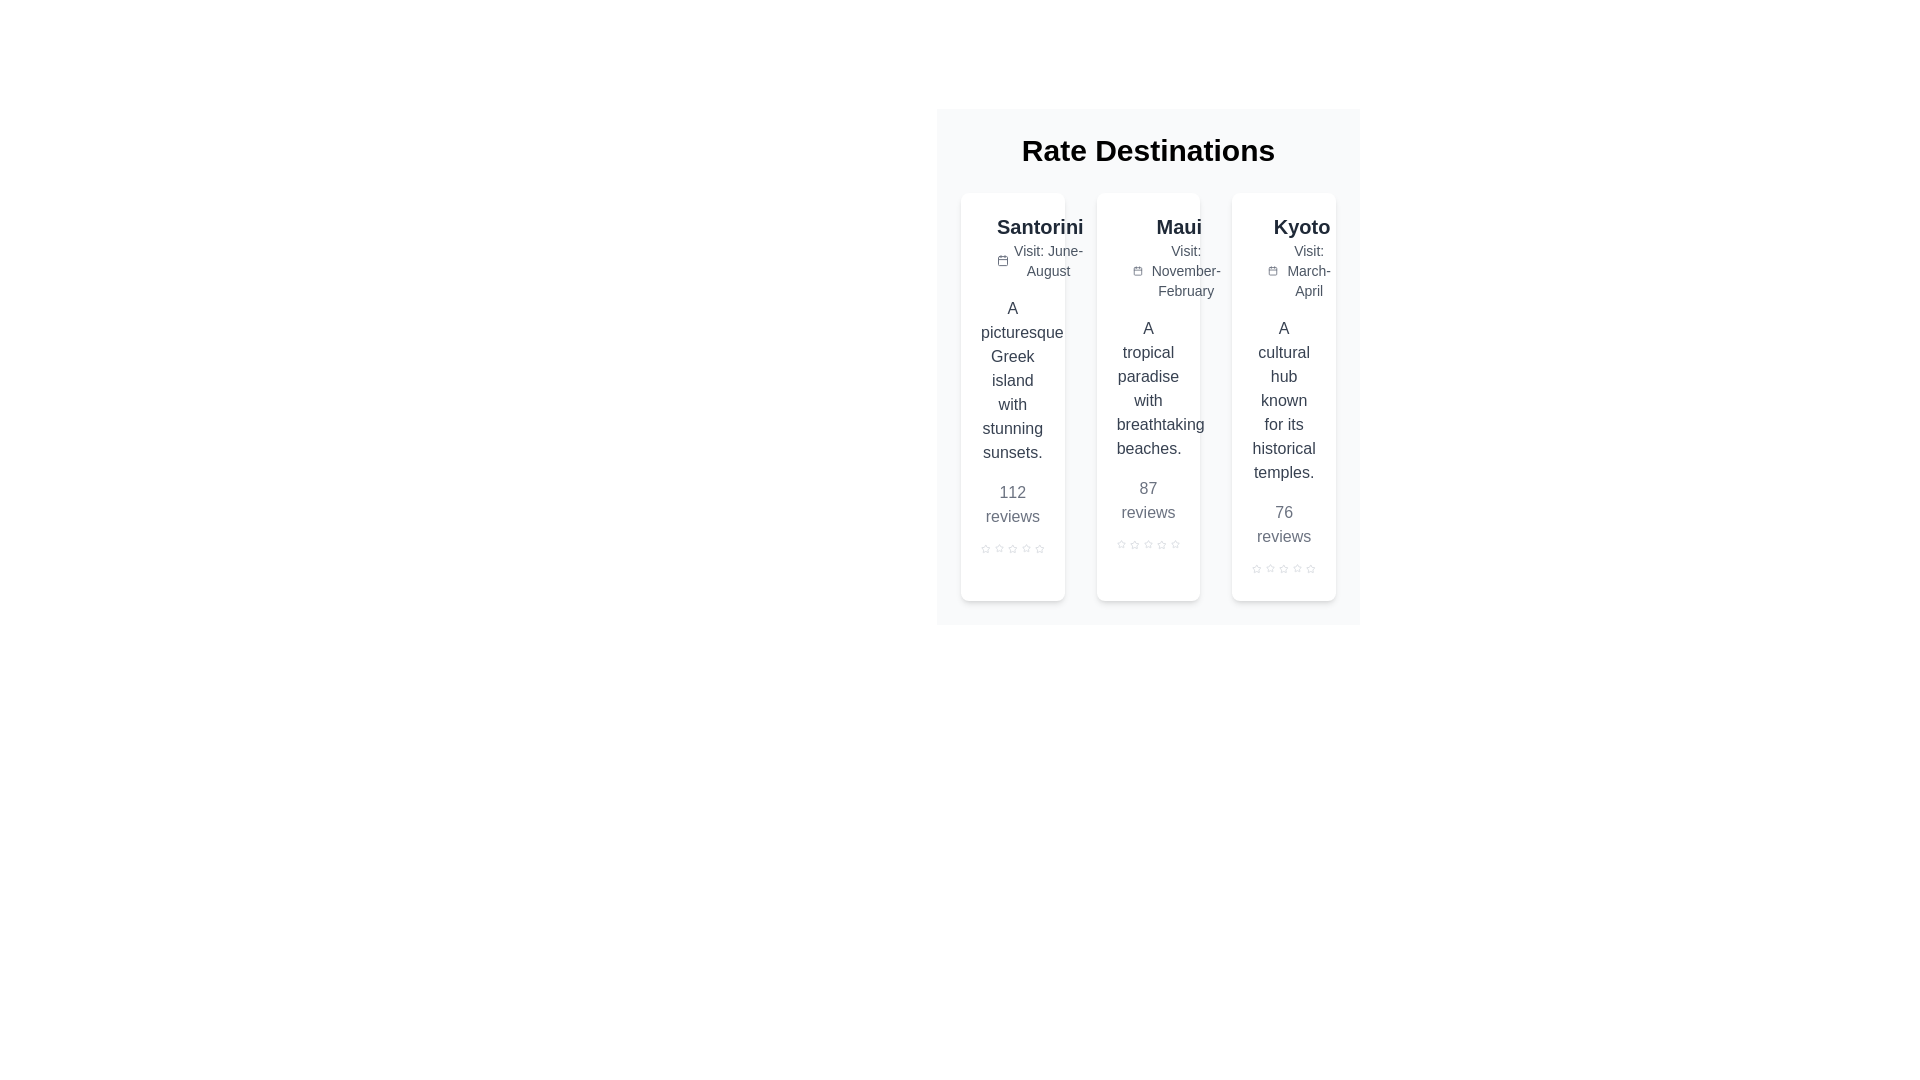 The height and width of the screenshot is (1080, 1920). Describe the element at coordinates (1040, 226) in the screenshot. I see `the text element displaying 'Santorini', which is bold and large, located at the top of the vertical content block in the 'Rate Destinations' section` at that location.